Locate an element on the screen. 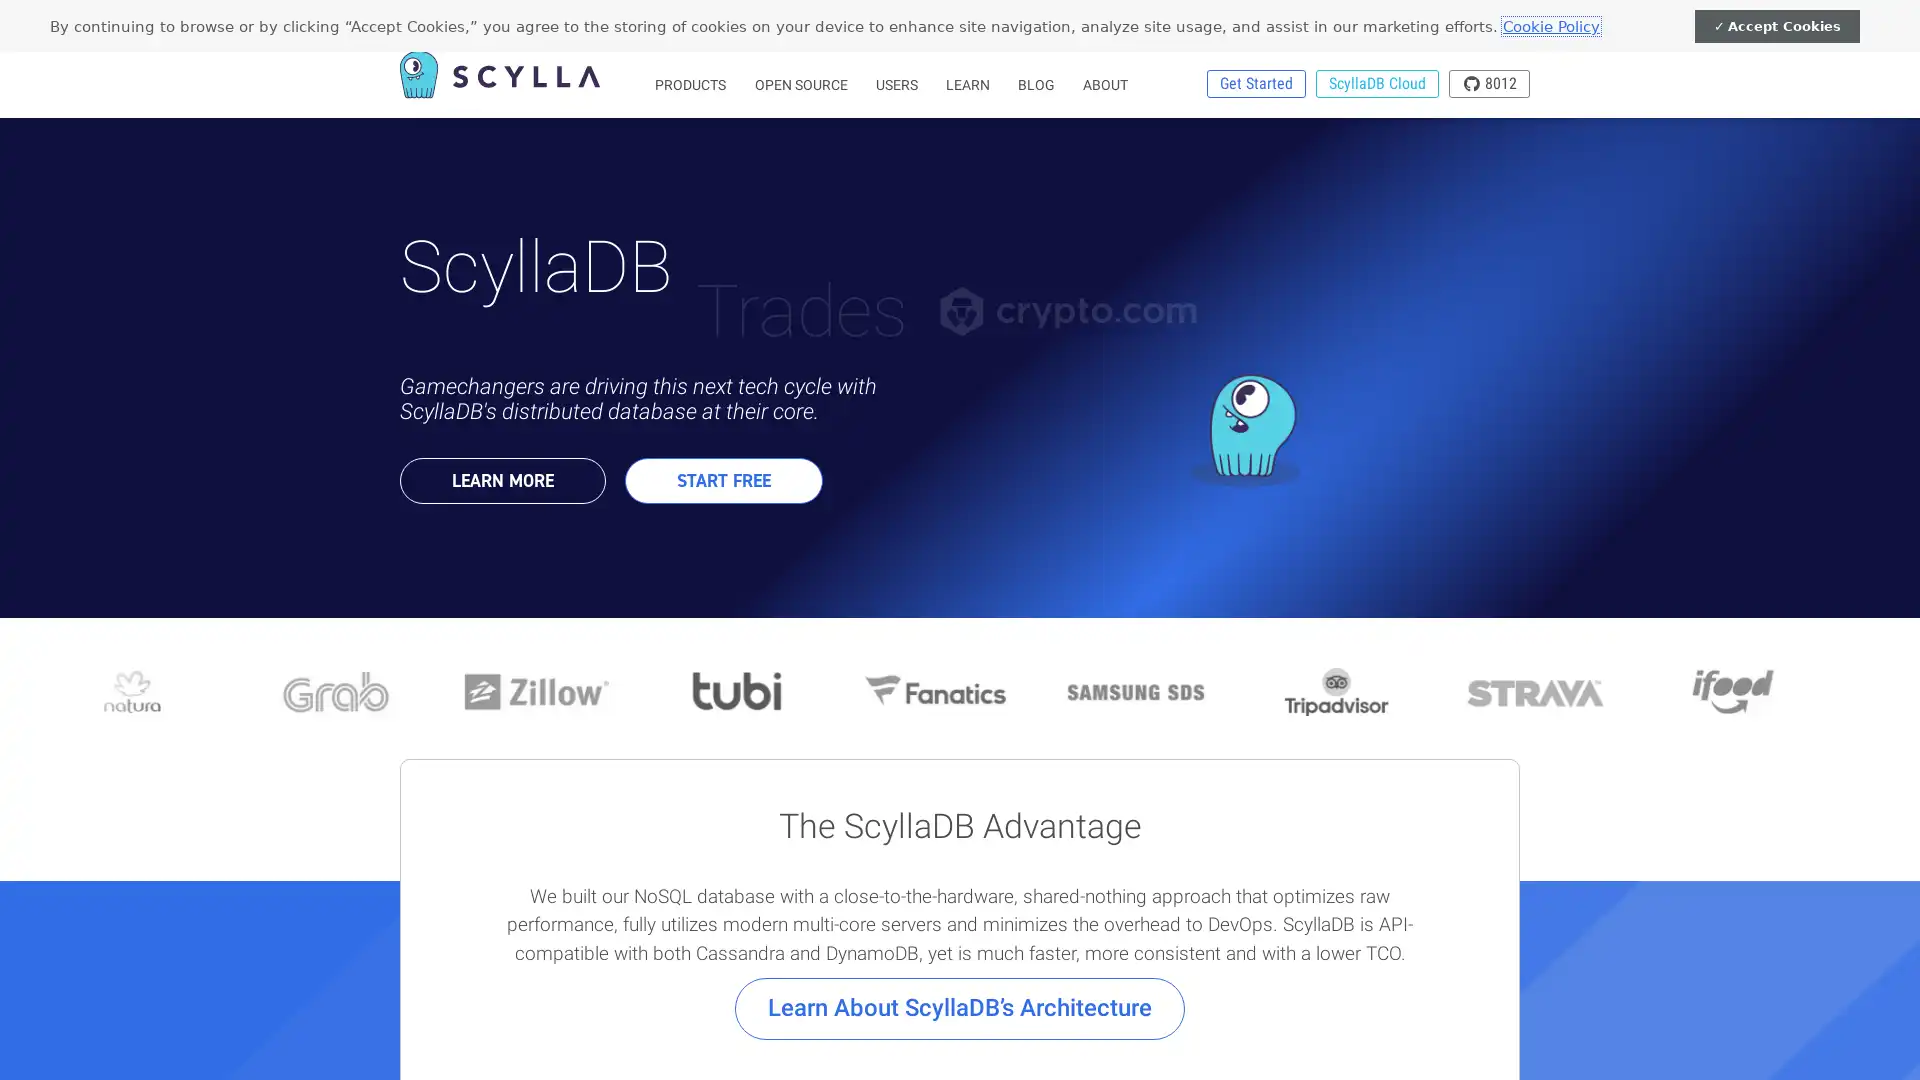 The height and width of the screenshot is (1080, 1920). Accept Cookies is located at coordinates (1777, 26).